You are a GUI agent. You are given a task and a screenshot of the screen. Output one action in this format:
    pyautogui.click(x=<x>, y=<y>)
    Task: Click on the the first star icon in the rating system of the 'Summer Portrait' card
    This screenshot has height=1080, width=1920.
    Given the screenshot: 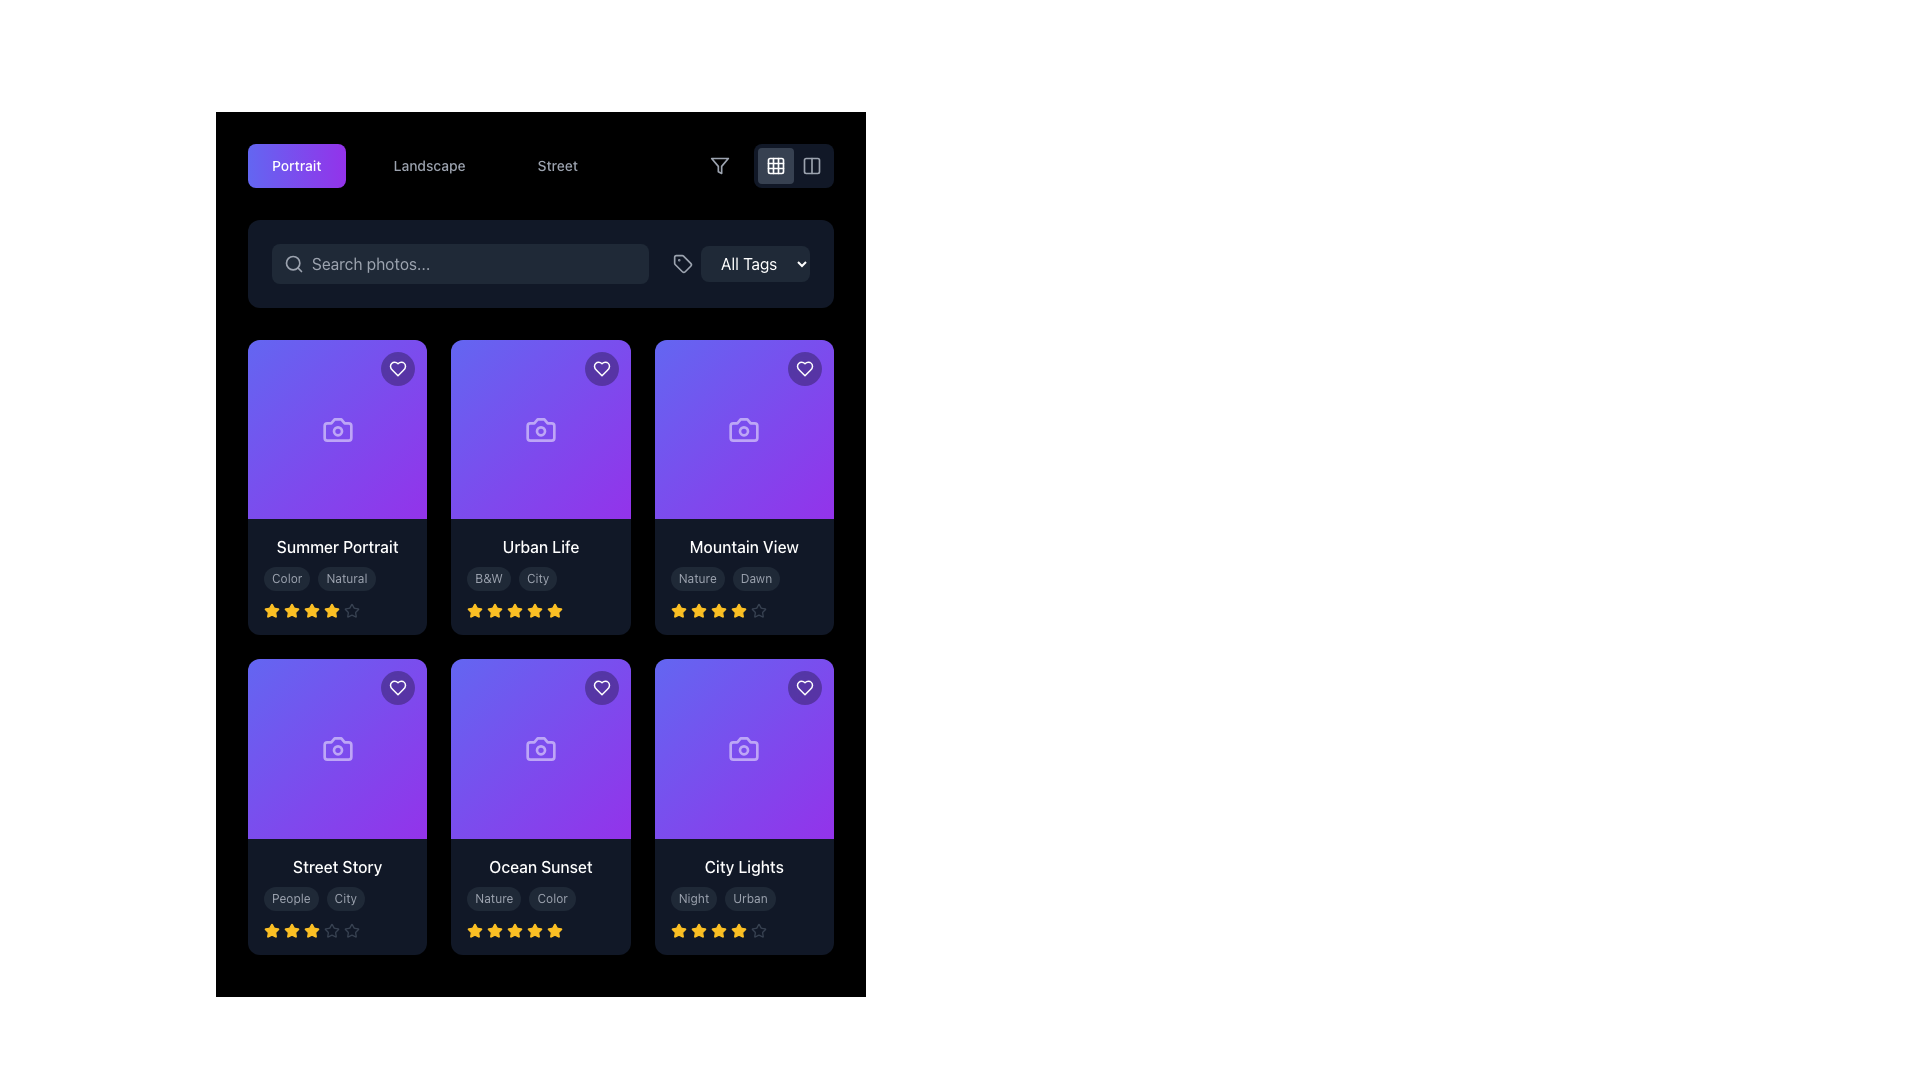 What is the action you would take?
    pyautogui.click(x=291, y=610)
    